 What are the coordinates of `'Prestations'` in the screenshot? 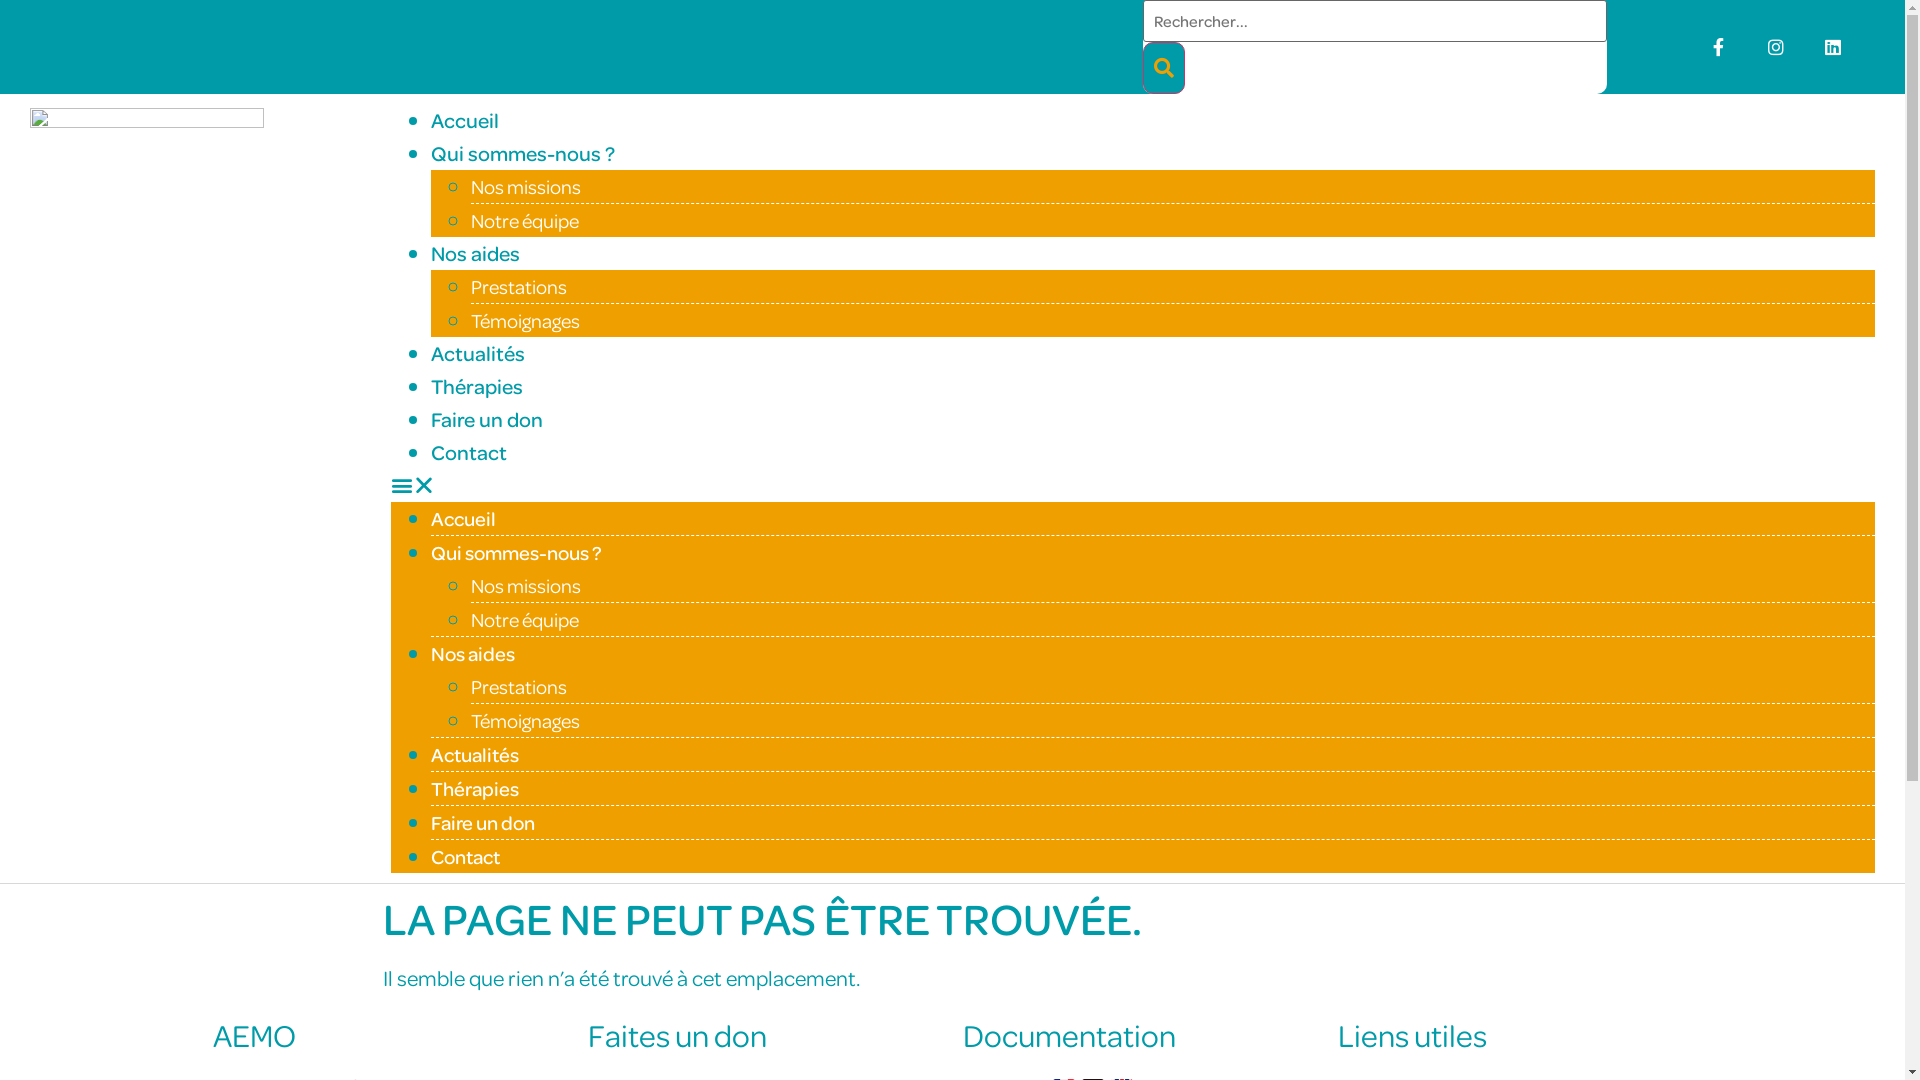 It's located at (518, 286).